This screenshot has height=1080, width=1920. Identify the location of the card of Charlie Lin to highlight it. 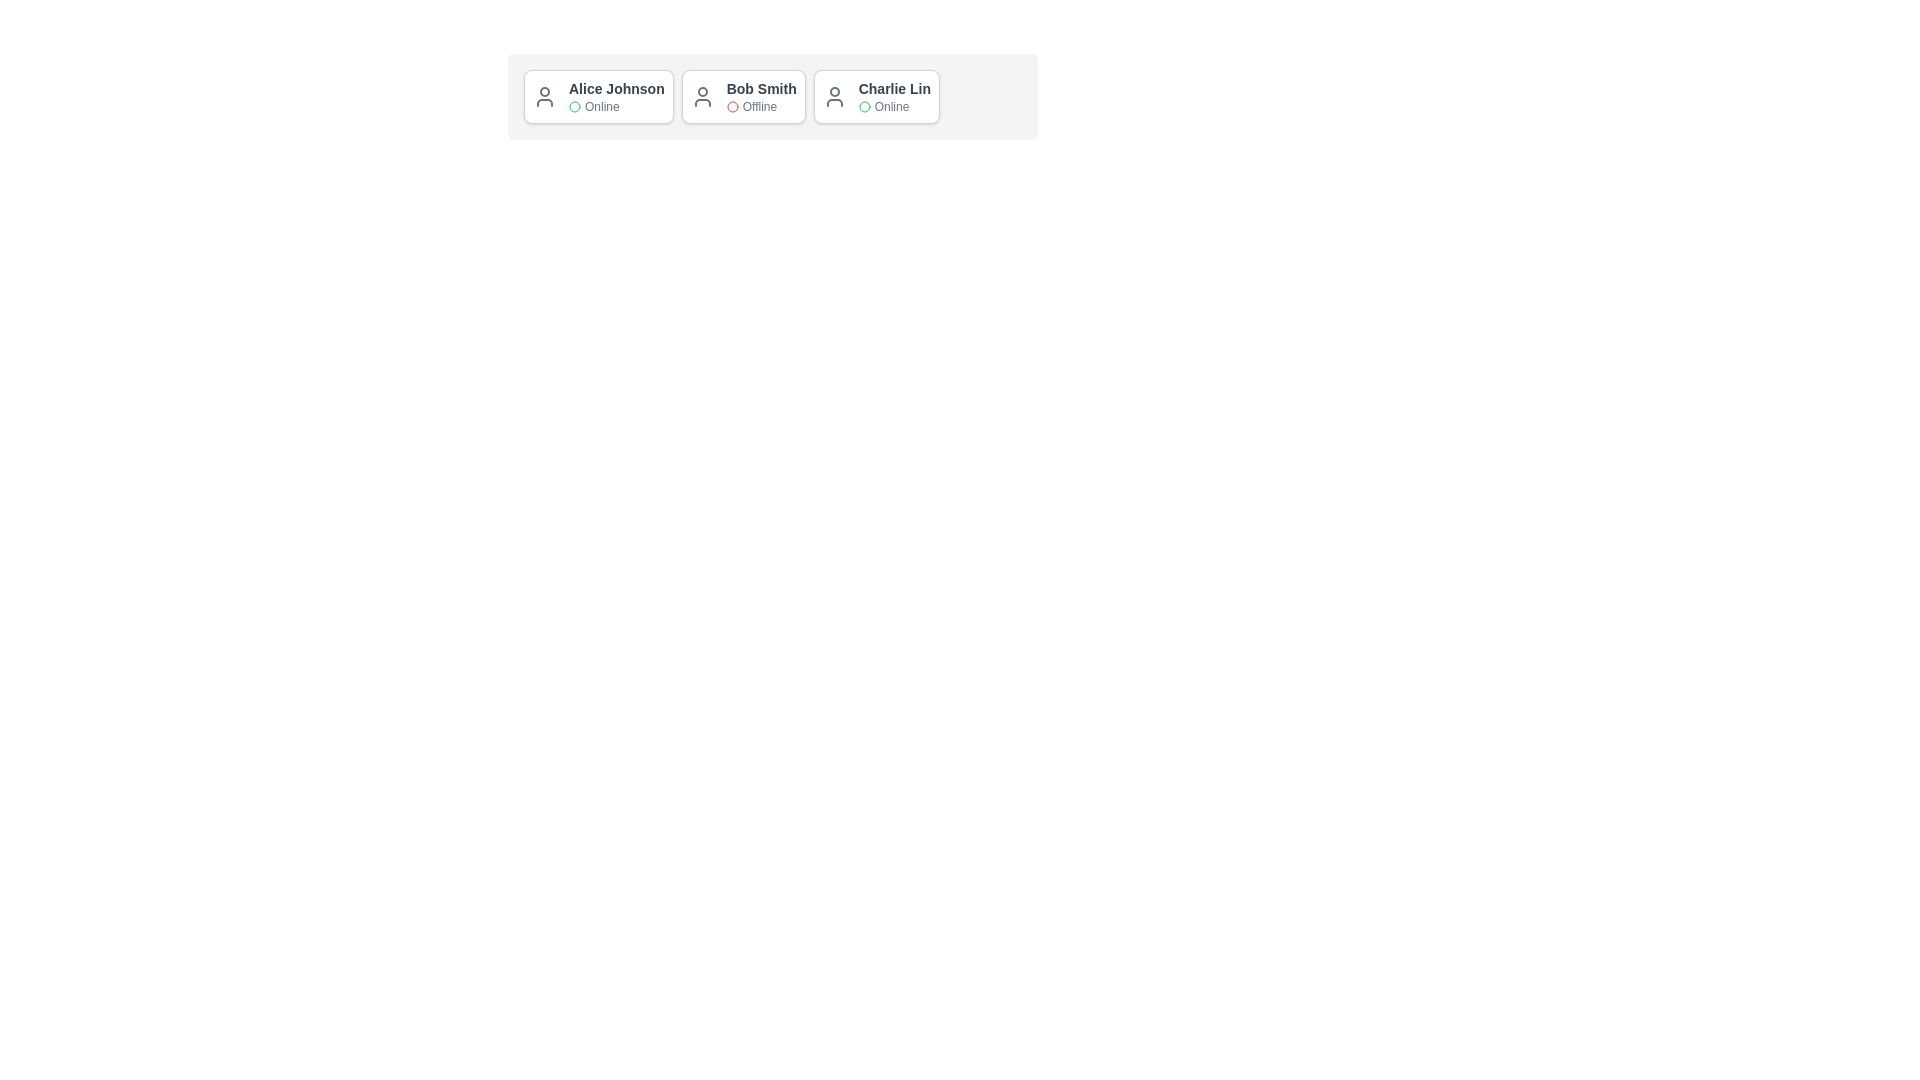
(875, 96).